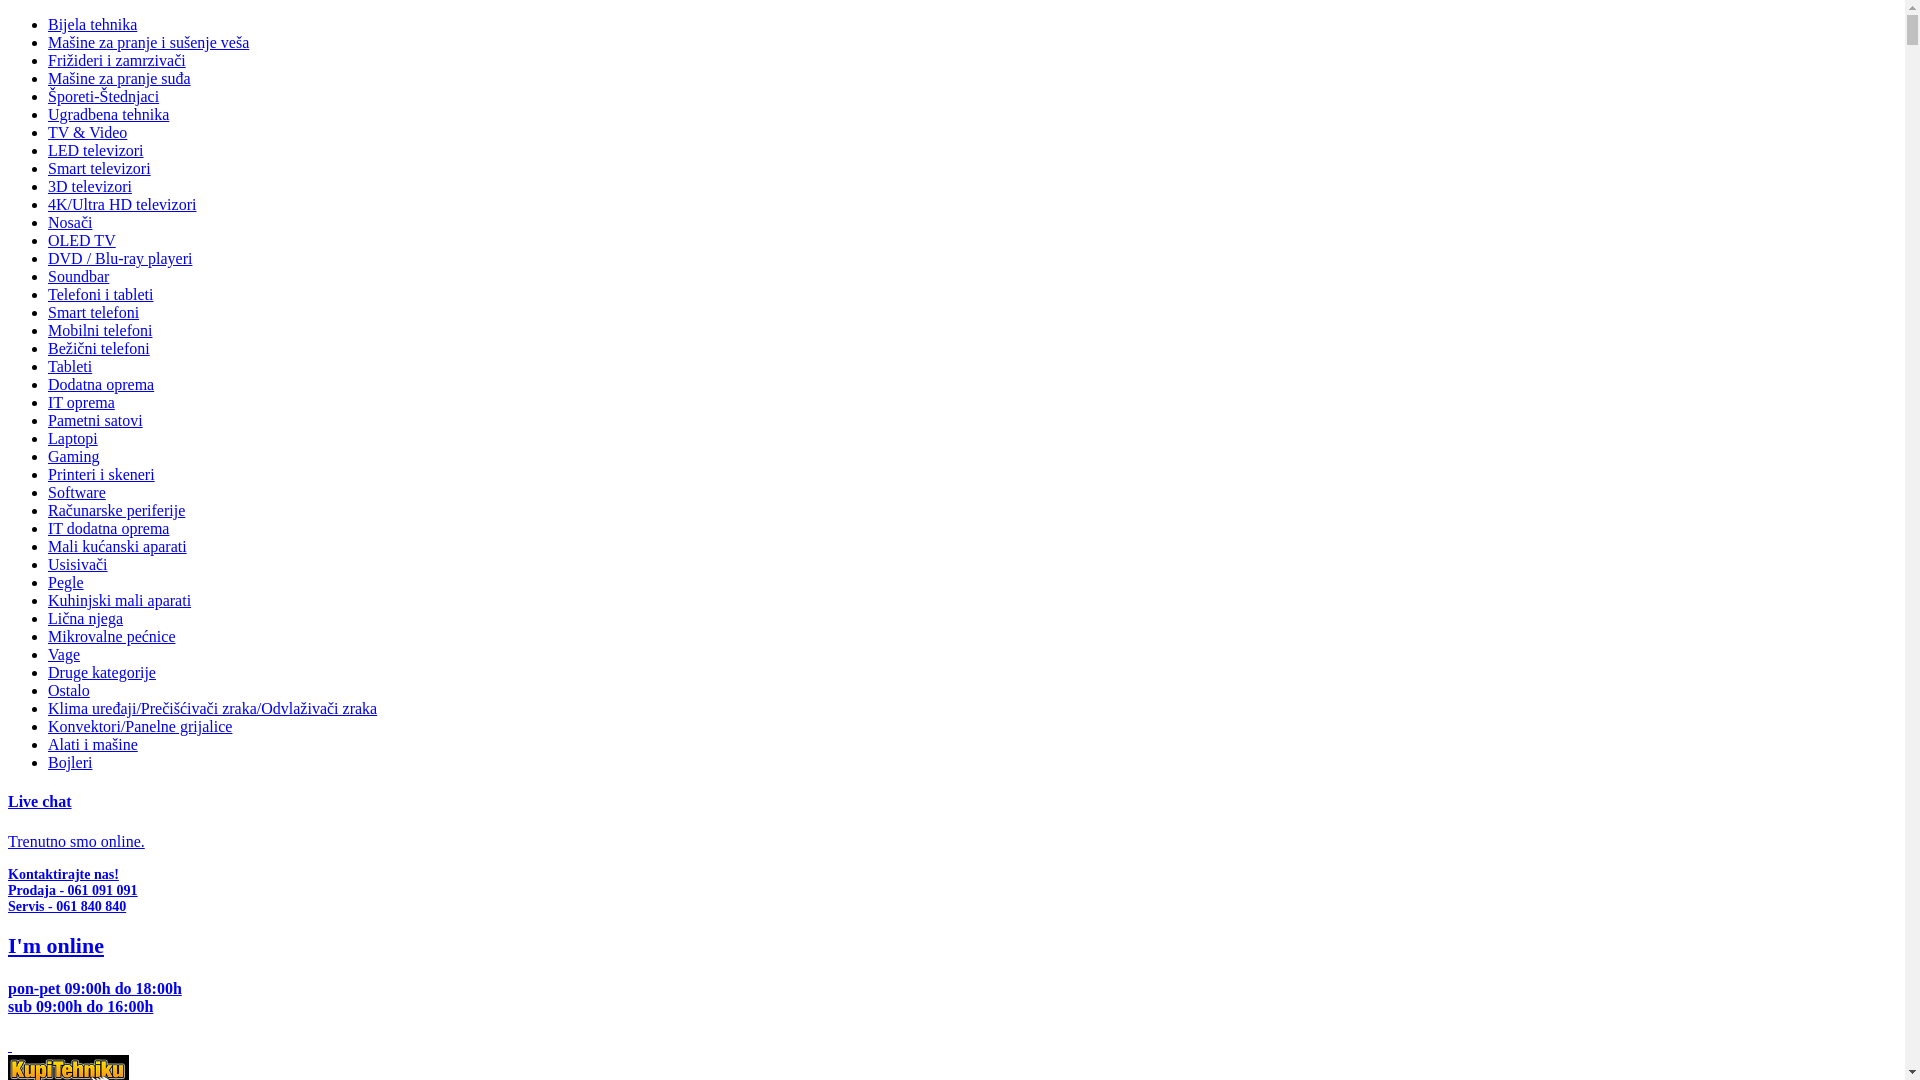  What do you see at coordinates (78, 276) in the screenshot?
I see `'Soundbar'` at bounding box center [78, 276].